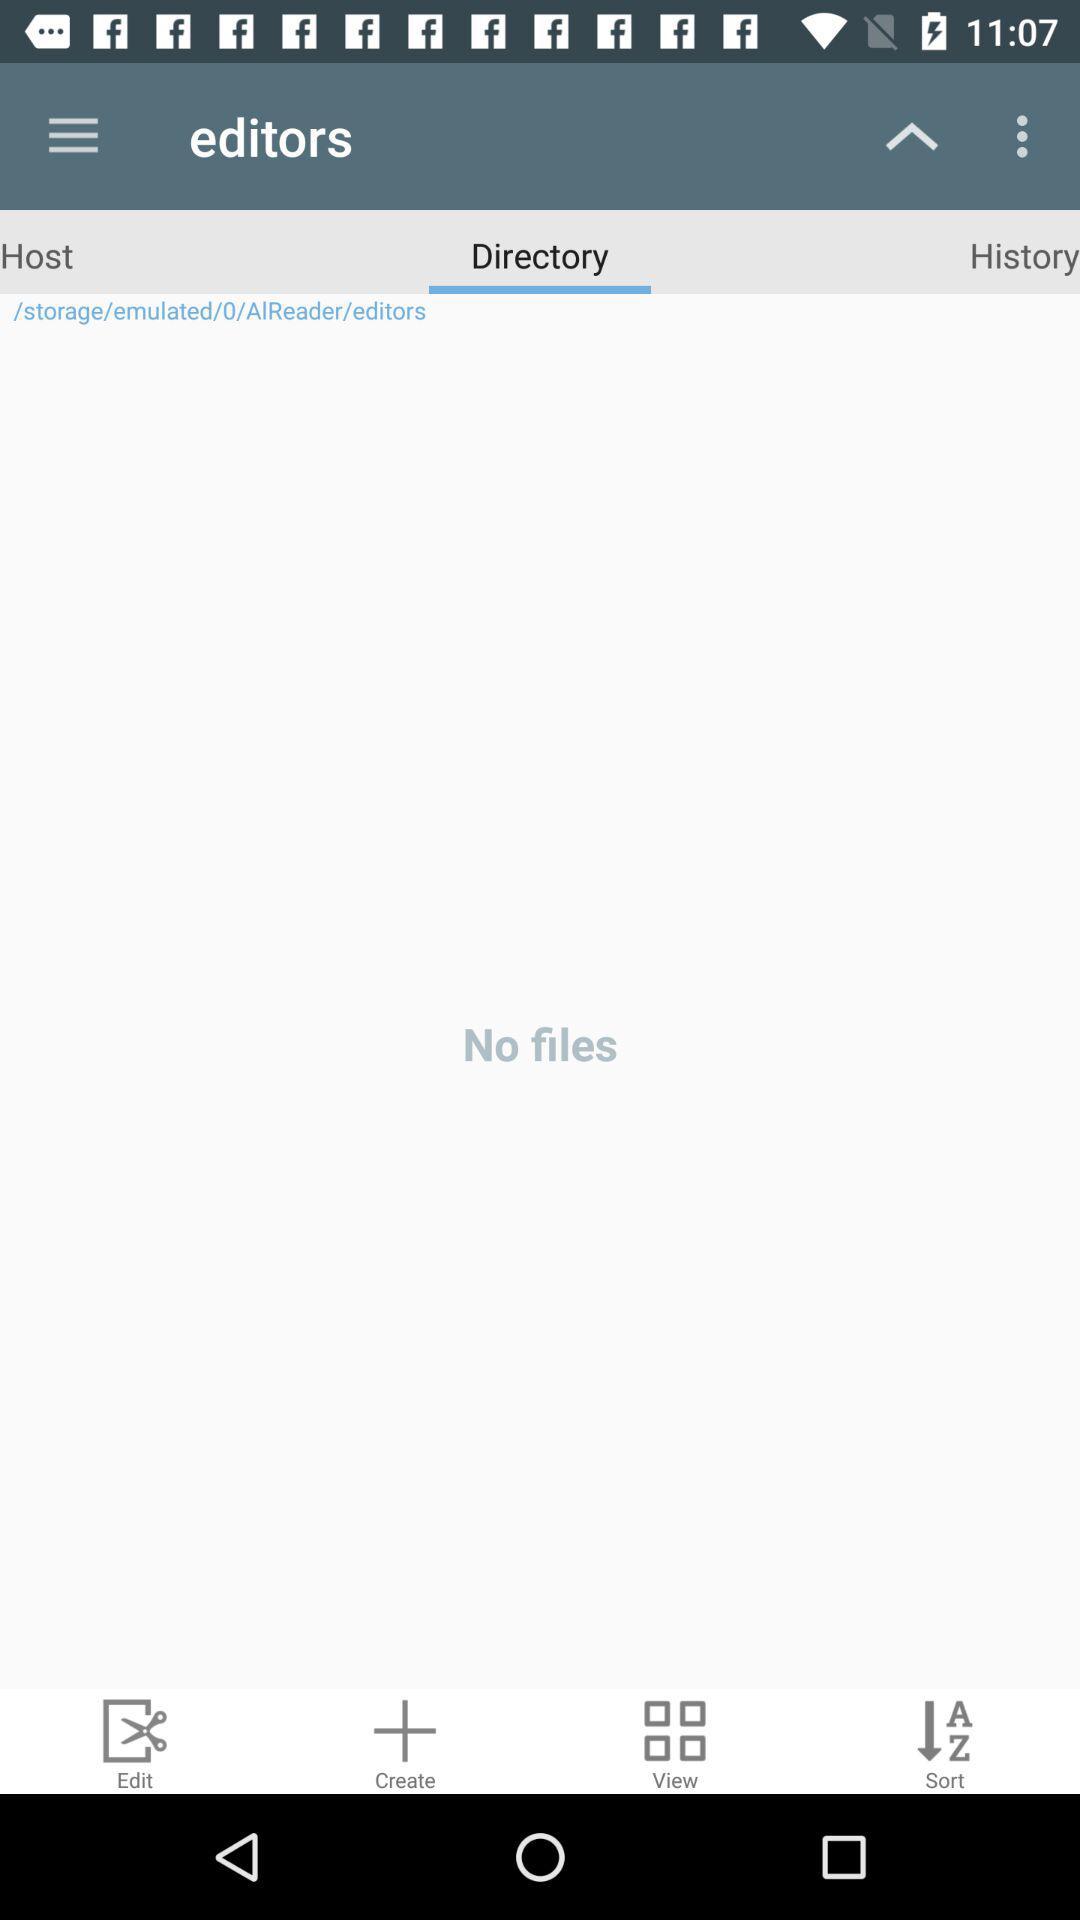  I want to click on view, so click(675, 1740).